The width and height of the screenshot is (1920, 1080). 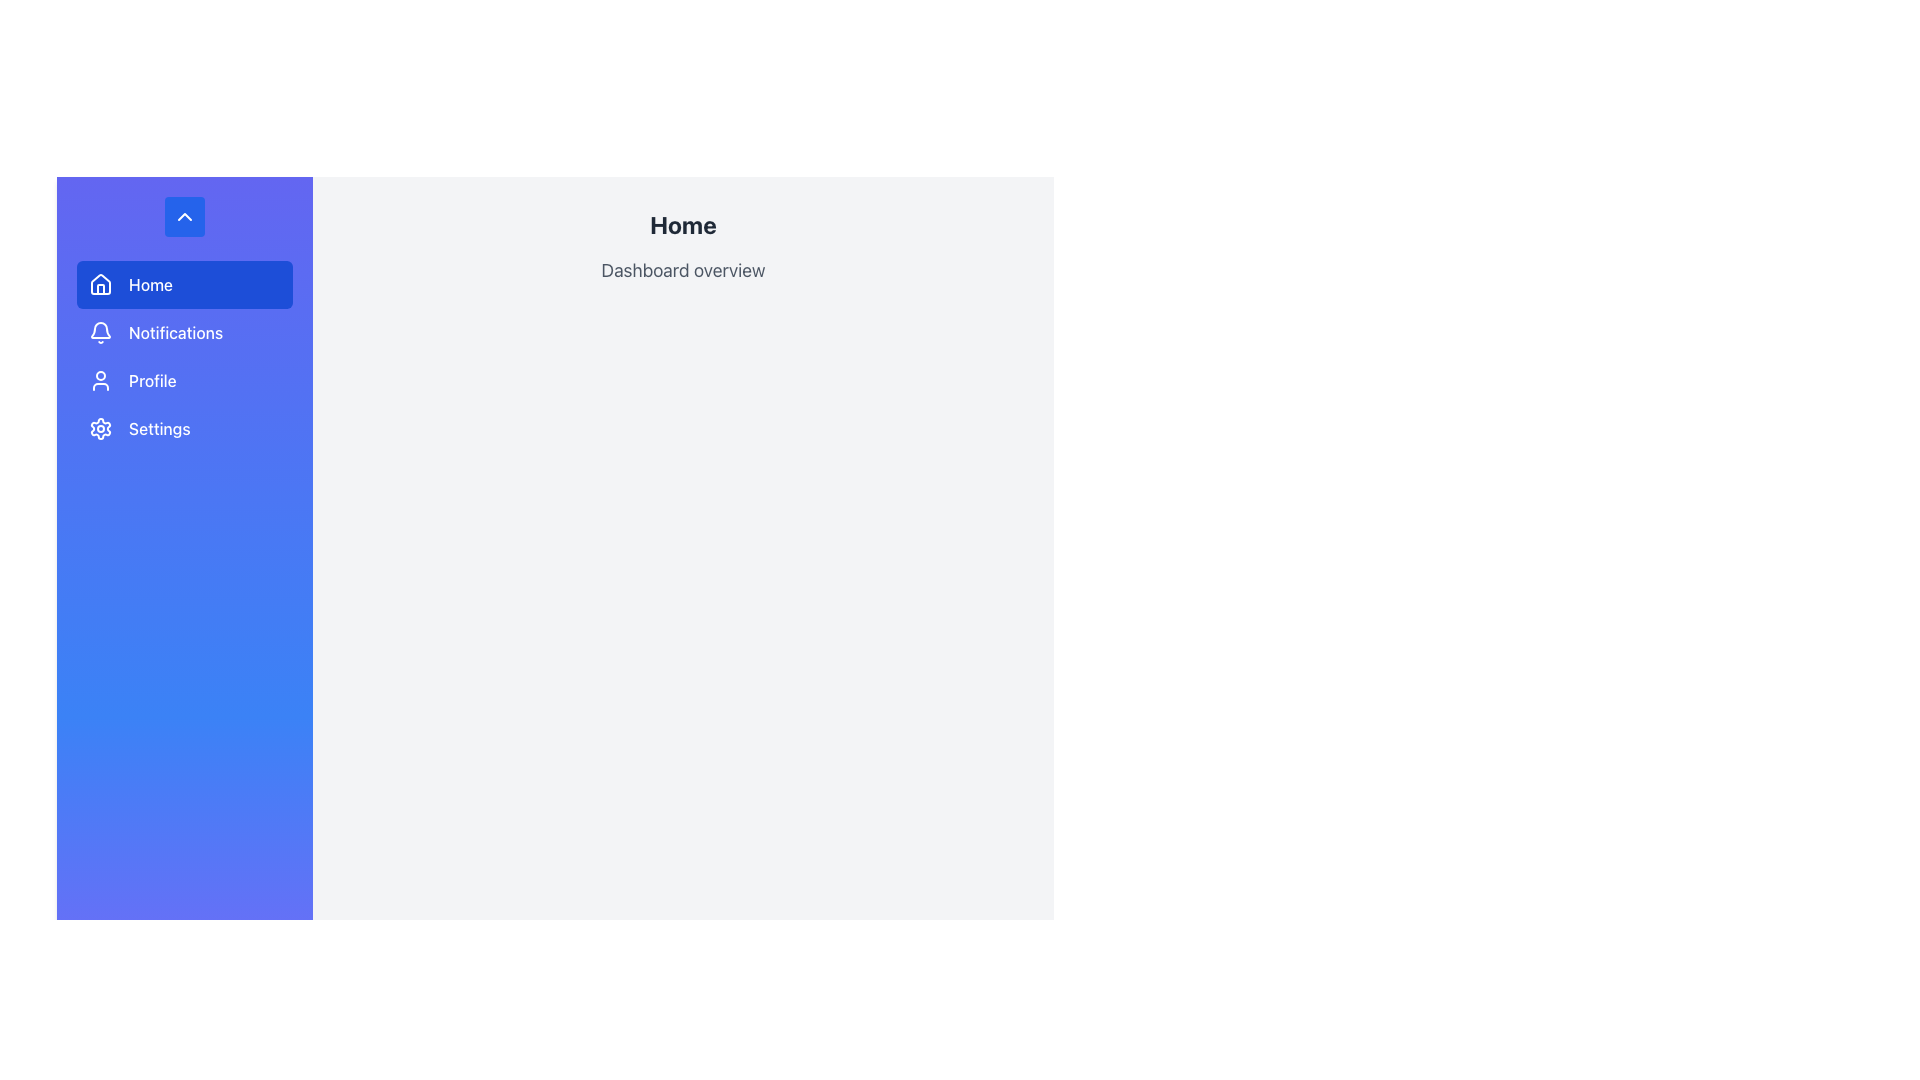 I want to click on the 'Home' button icon located on the left side of the text label, which serves as navigation to the homepage, so click(x=99, y=285).